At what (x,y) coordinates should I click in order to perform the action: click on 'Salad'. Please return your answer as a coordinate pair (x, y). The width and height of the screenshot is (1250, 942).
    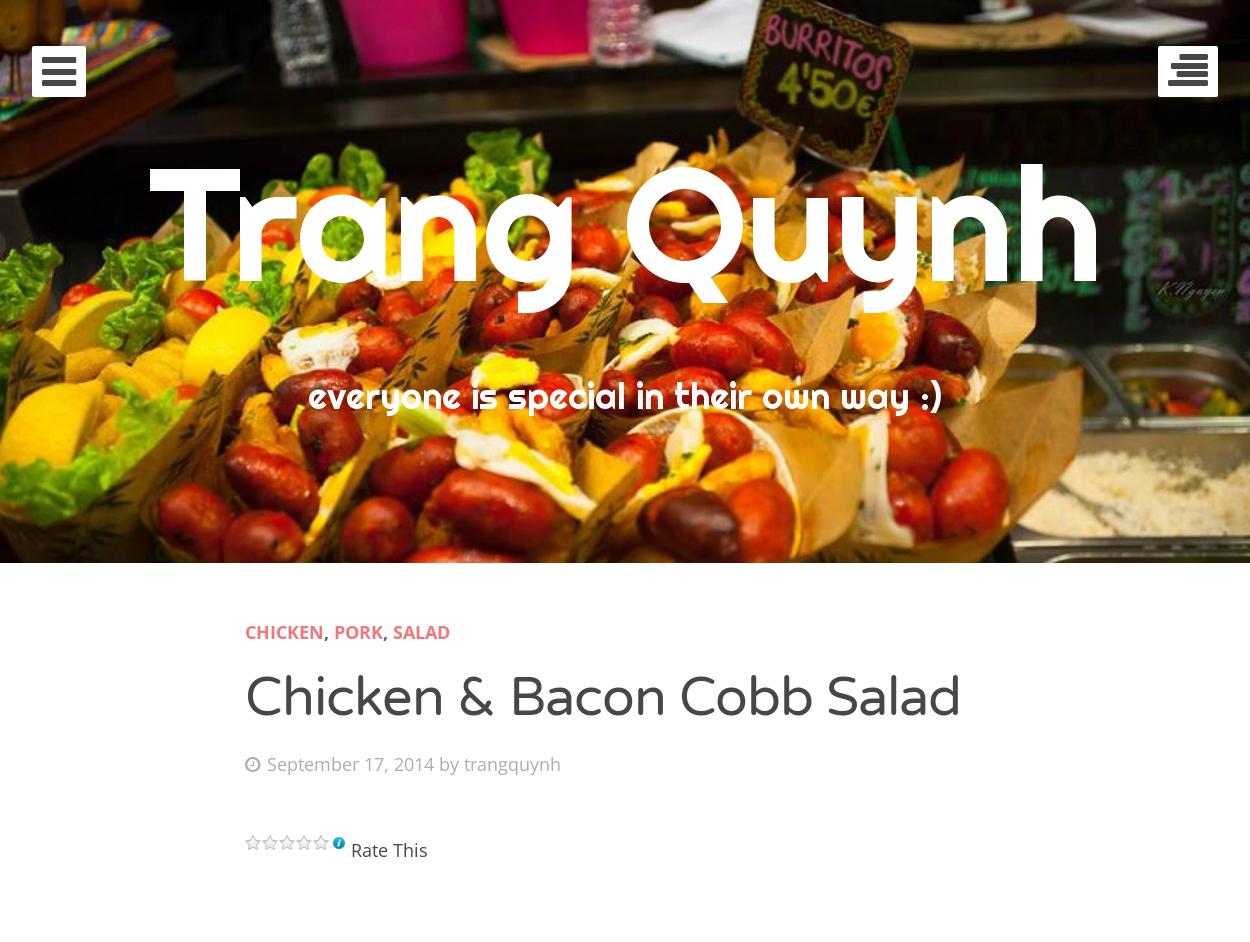
    Looking at the image, I should click on (421, 630).